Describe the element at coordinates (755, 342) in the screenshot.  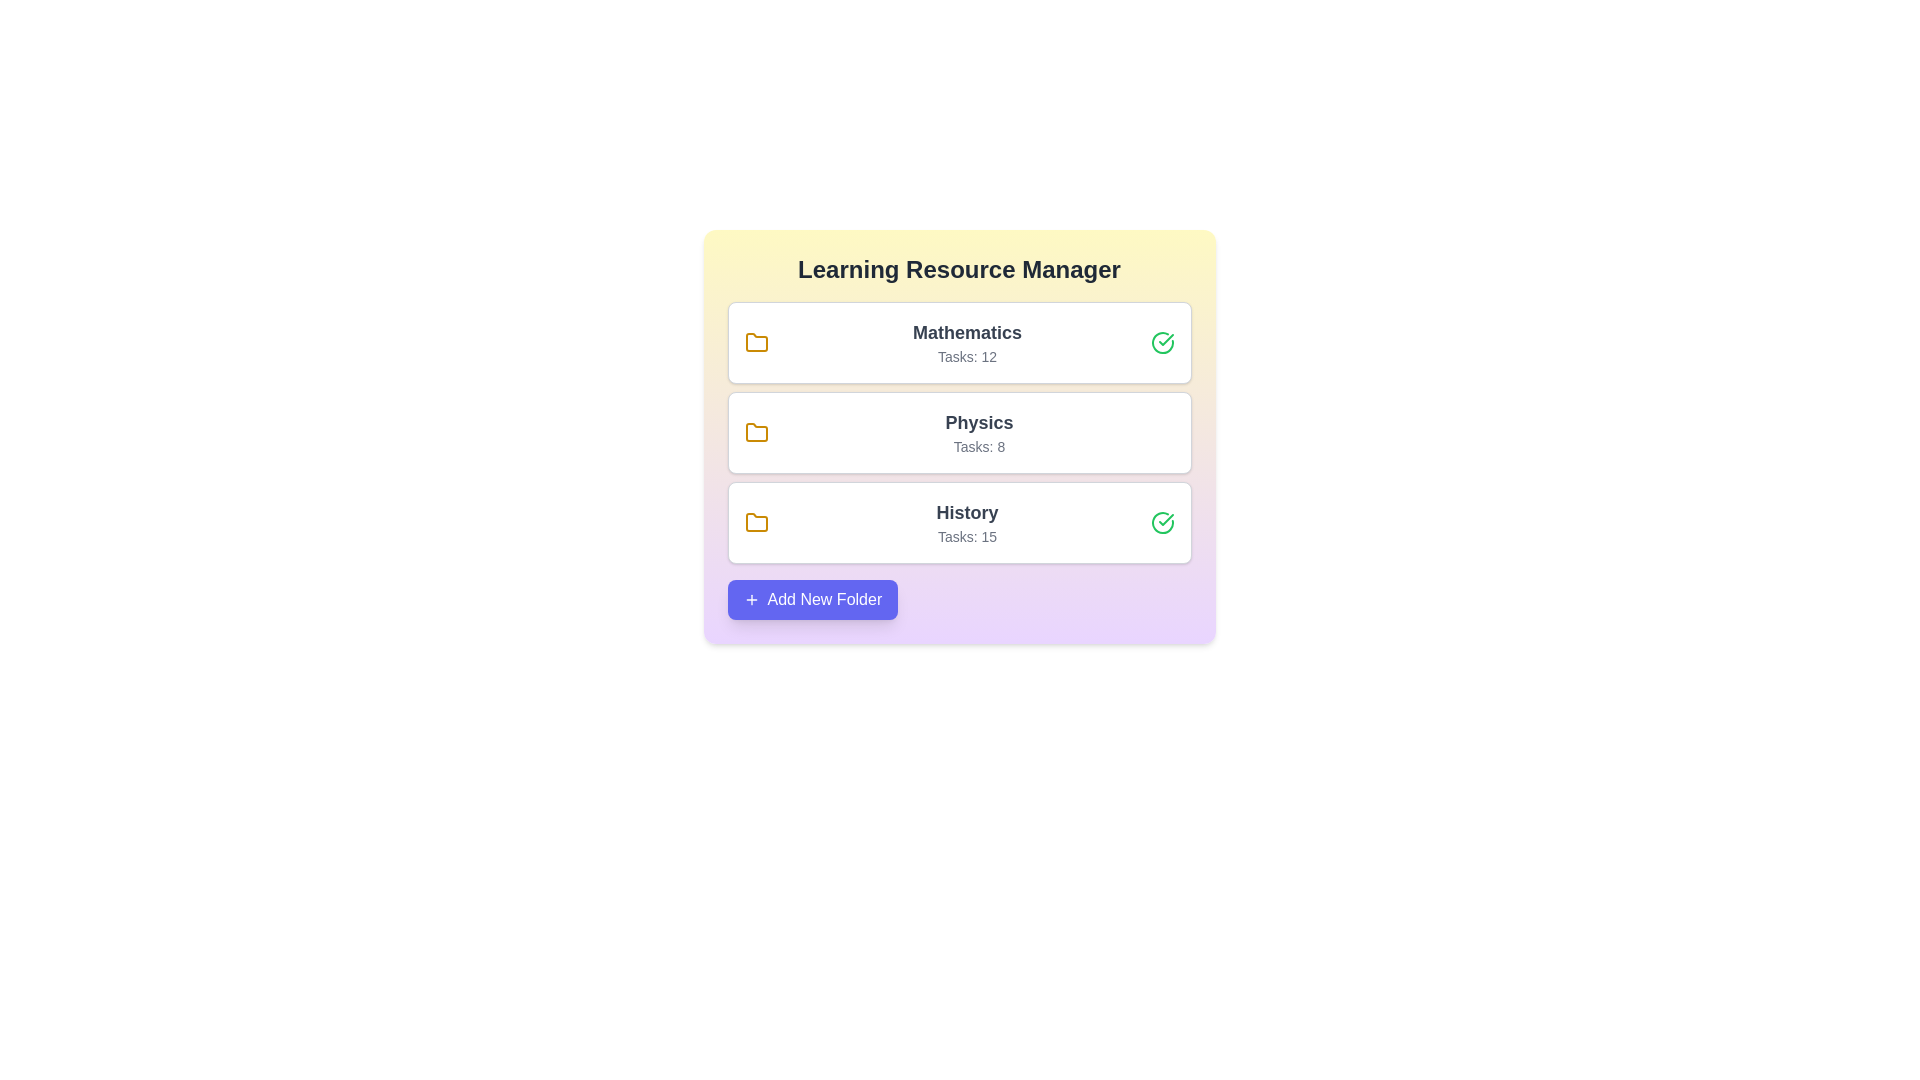
I see `the folder icon of Mathematics to reveal its tooltip or effect` at that location.